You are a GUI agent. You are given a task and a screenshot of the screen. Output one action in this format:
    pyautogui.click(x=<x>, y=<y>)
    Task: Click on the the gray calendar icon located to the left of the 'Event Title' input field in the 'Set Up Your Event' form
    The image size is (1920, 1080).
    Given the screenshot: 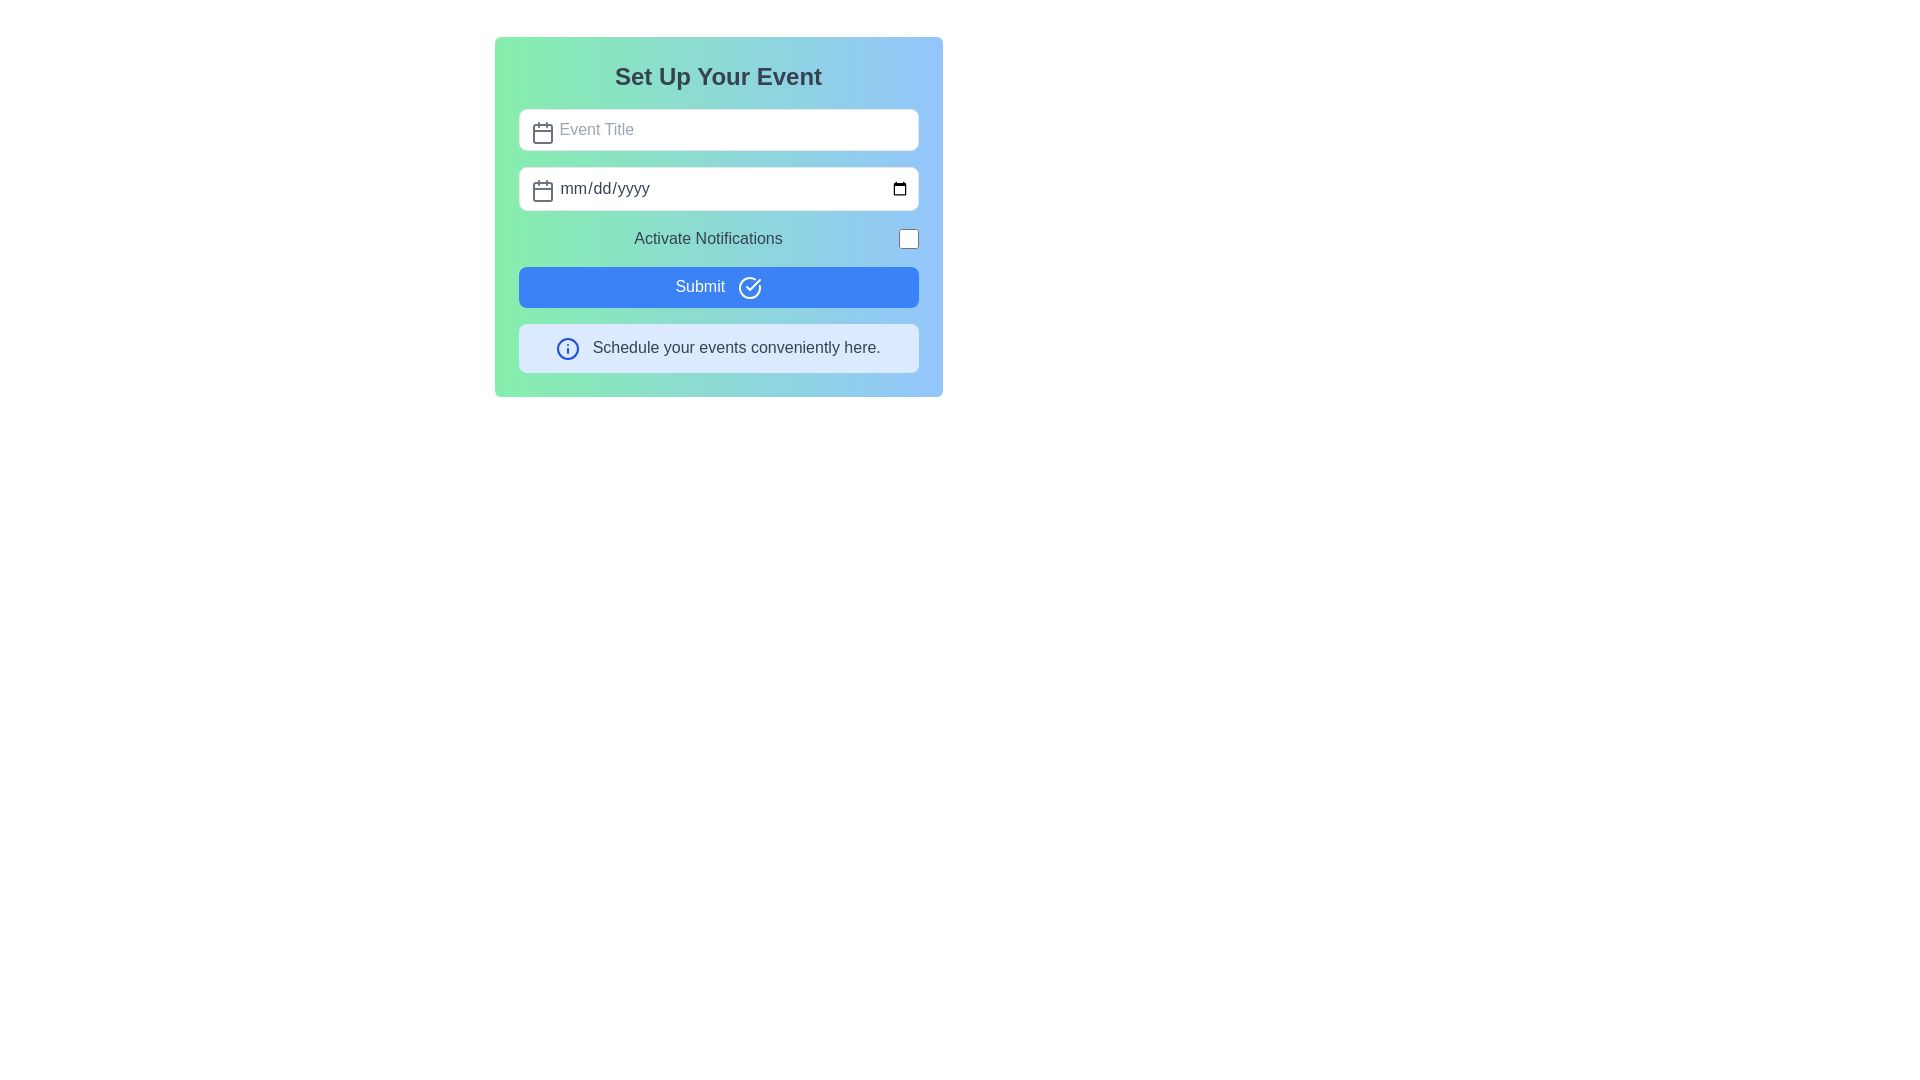 What is the action you would take?
    pyautogui.click(x=542, y=132)
    